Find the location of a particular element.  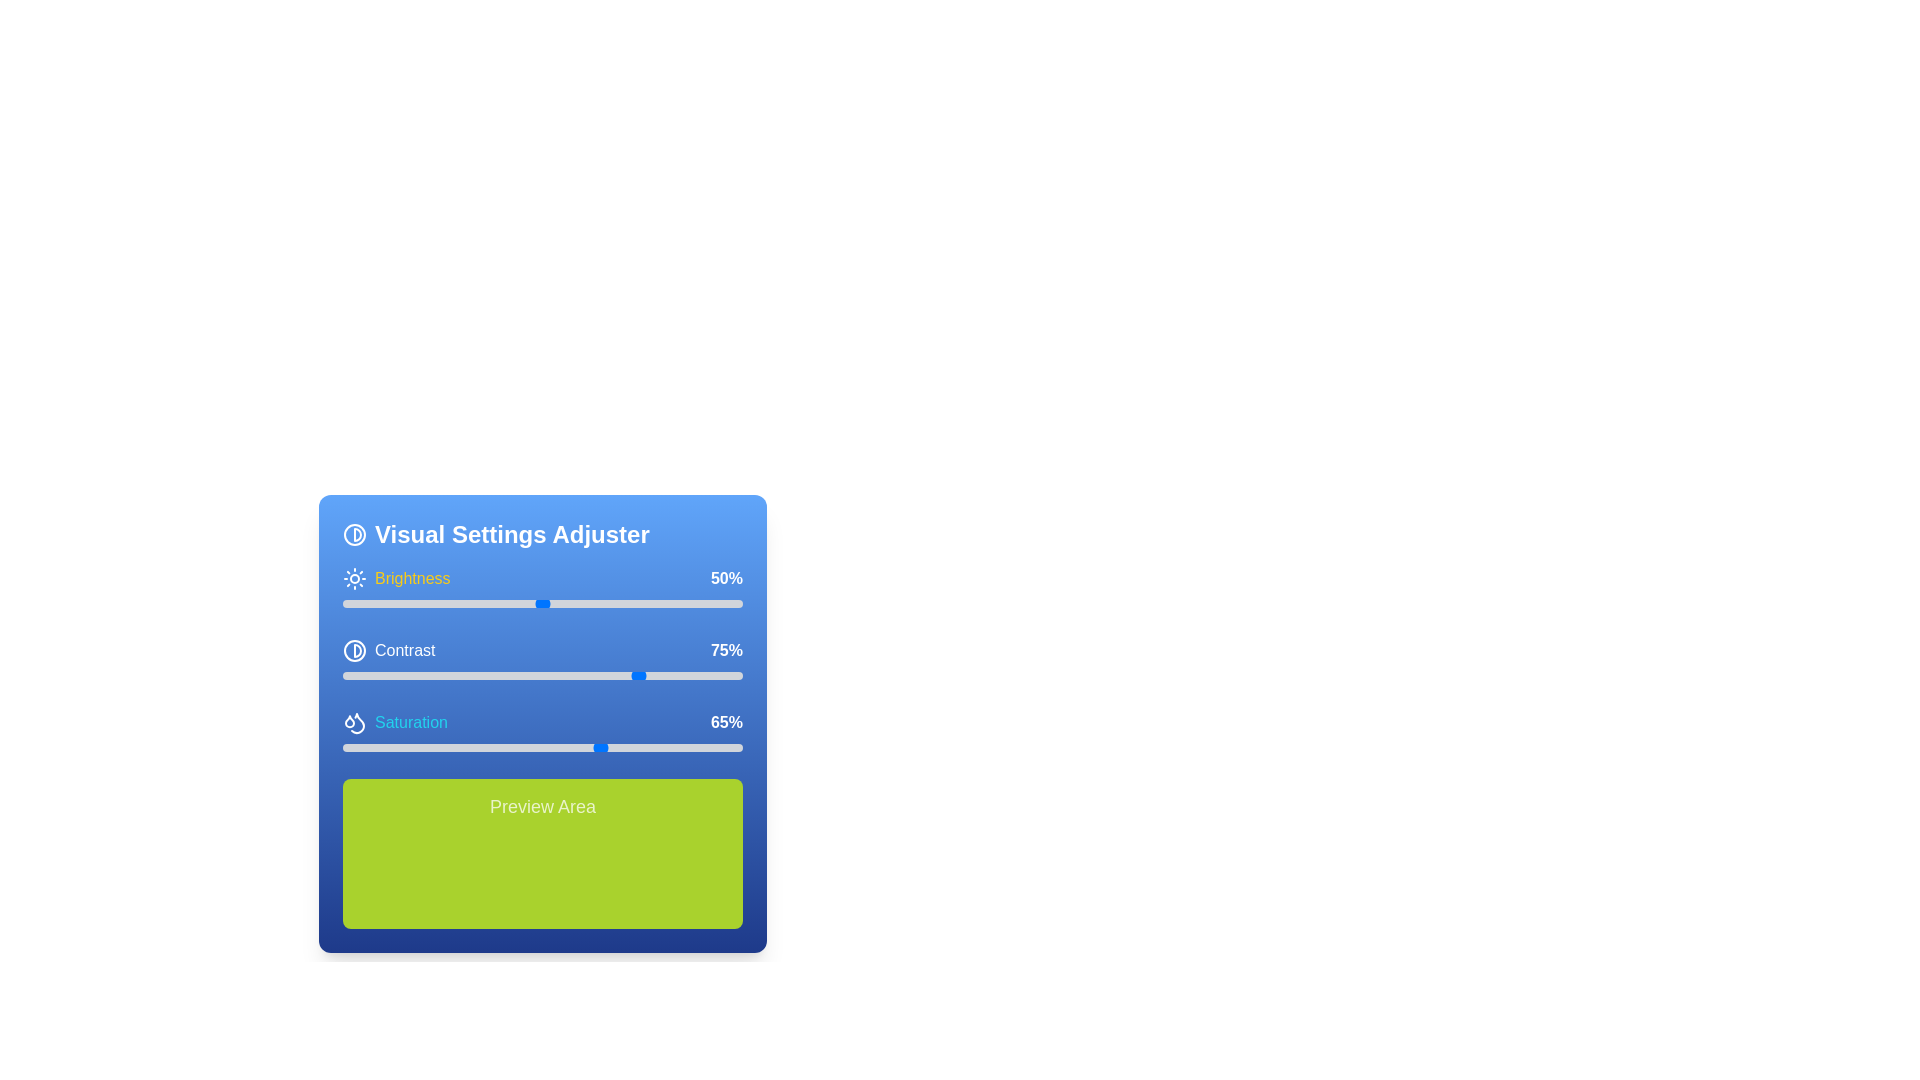

the circle-shaped graphical element representing the contrast settings, located next to the title 'Visual Settings Adjuster' in the settings panel is located at coordinates (355, 534).